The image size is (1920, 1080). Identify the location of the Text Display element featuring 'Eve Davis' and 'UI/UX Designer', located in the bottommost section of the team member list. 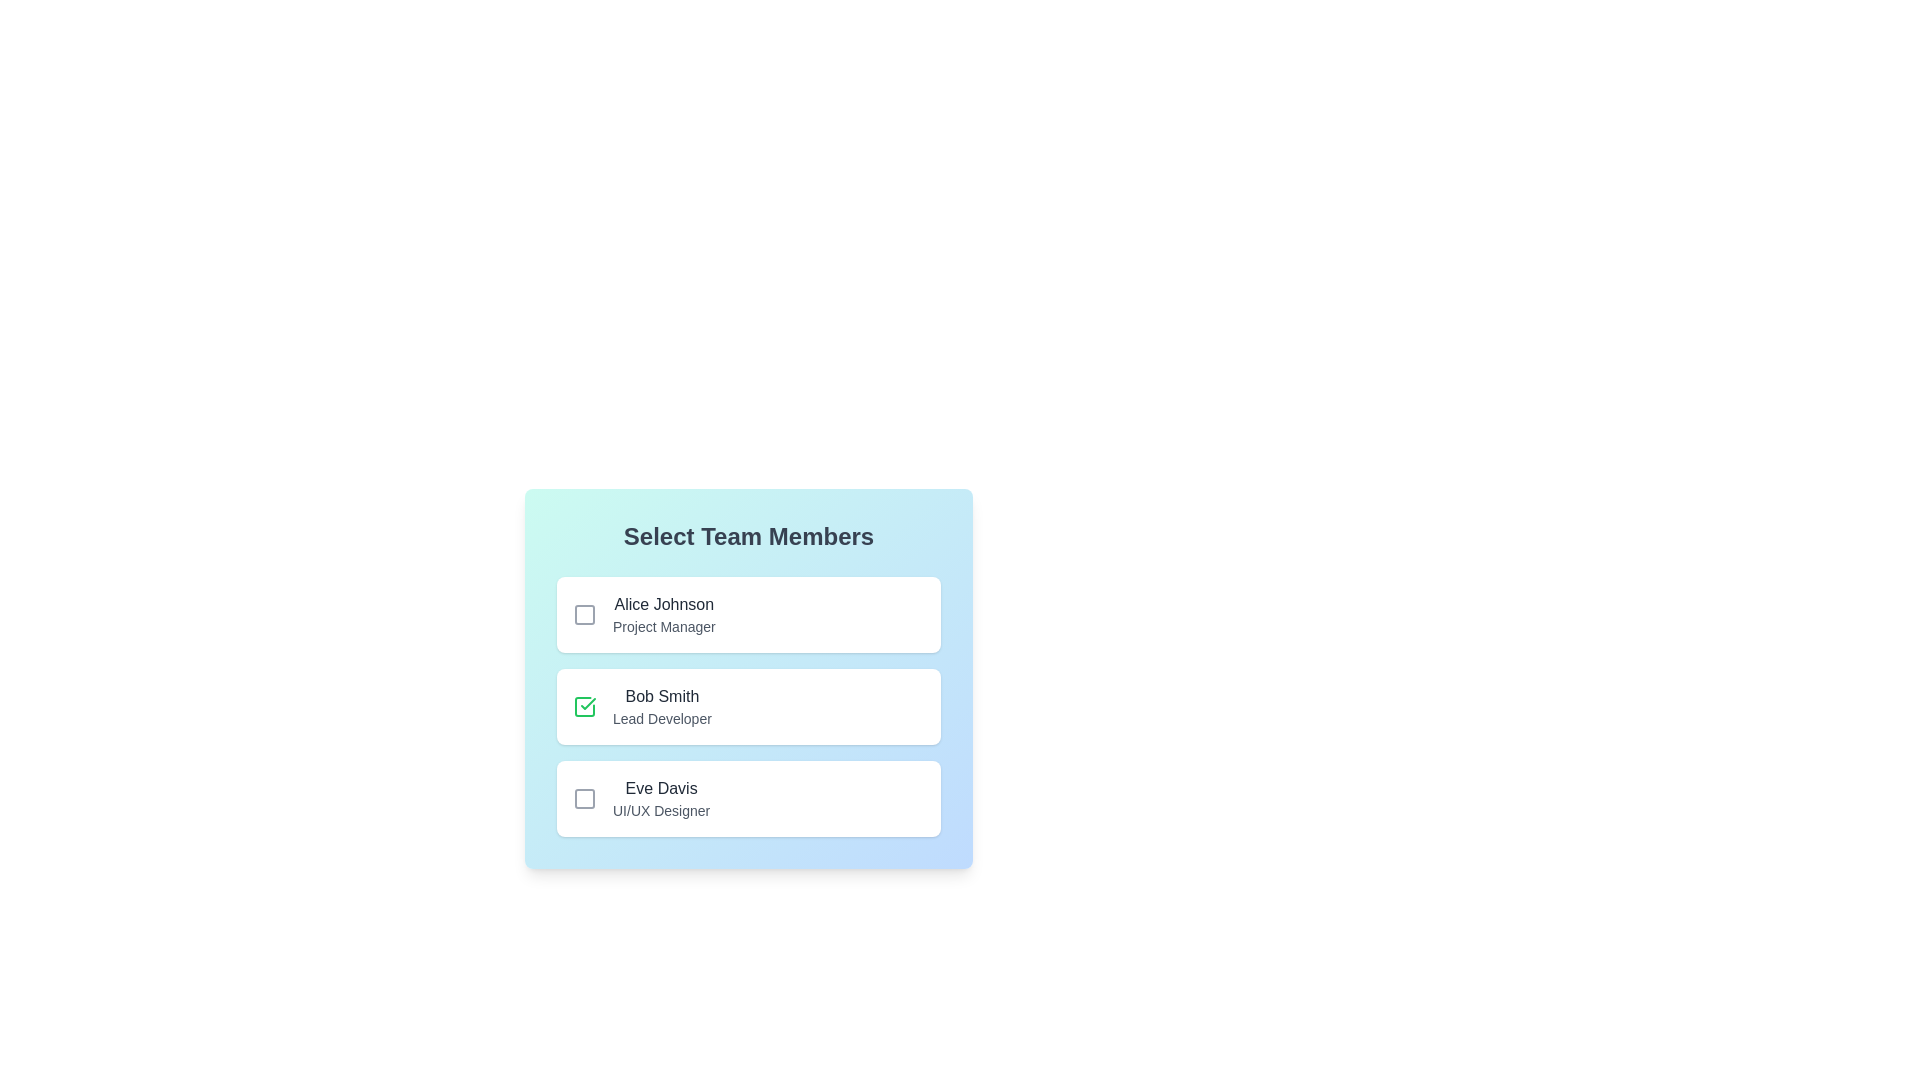
(661, 797).